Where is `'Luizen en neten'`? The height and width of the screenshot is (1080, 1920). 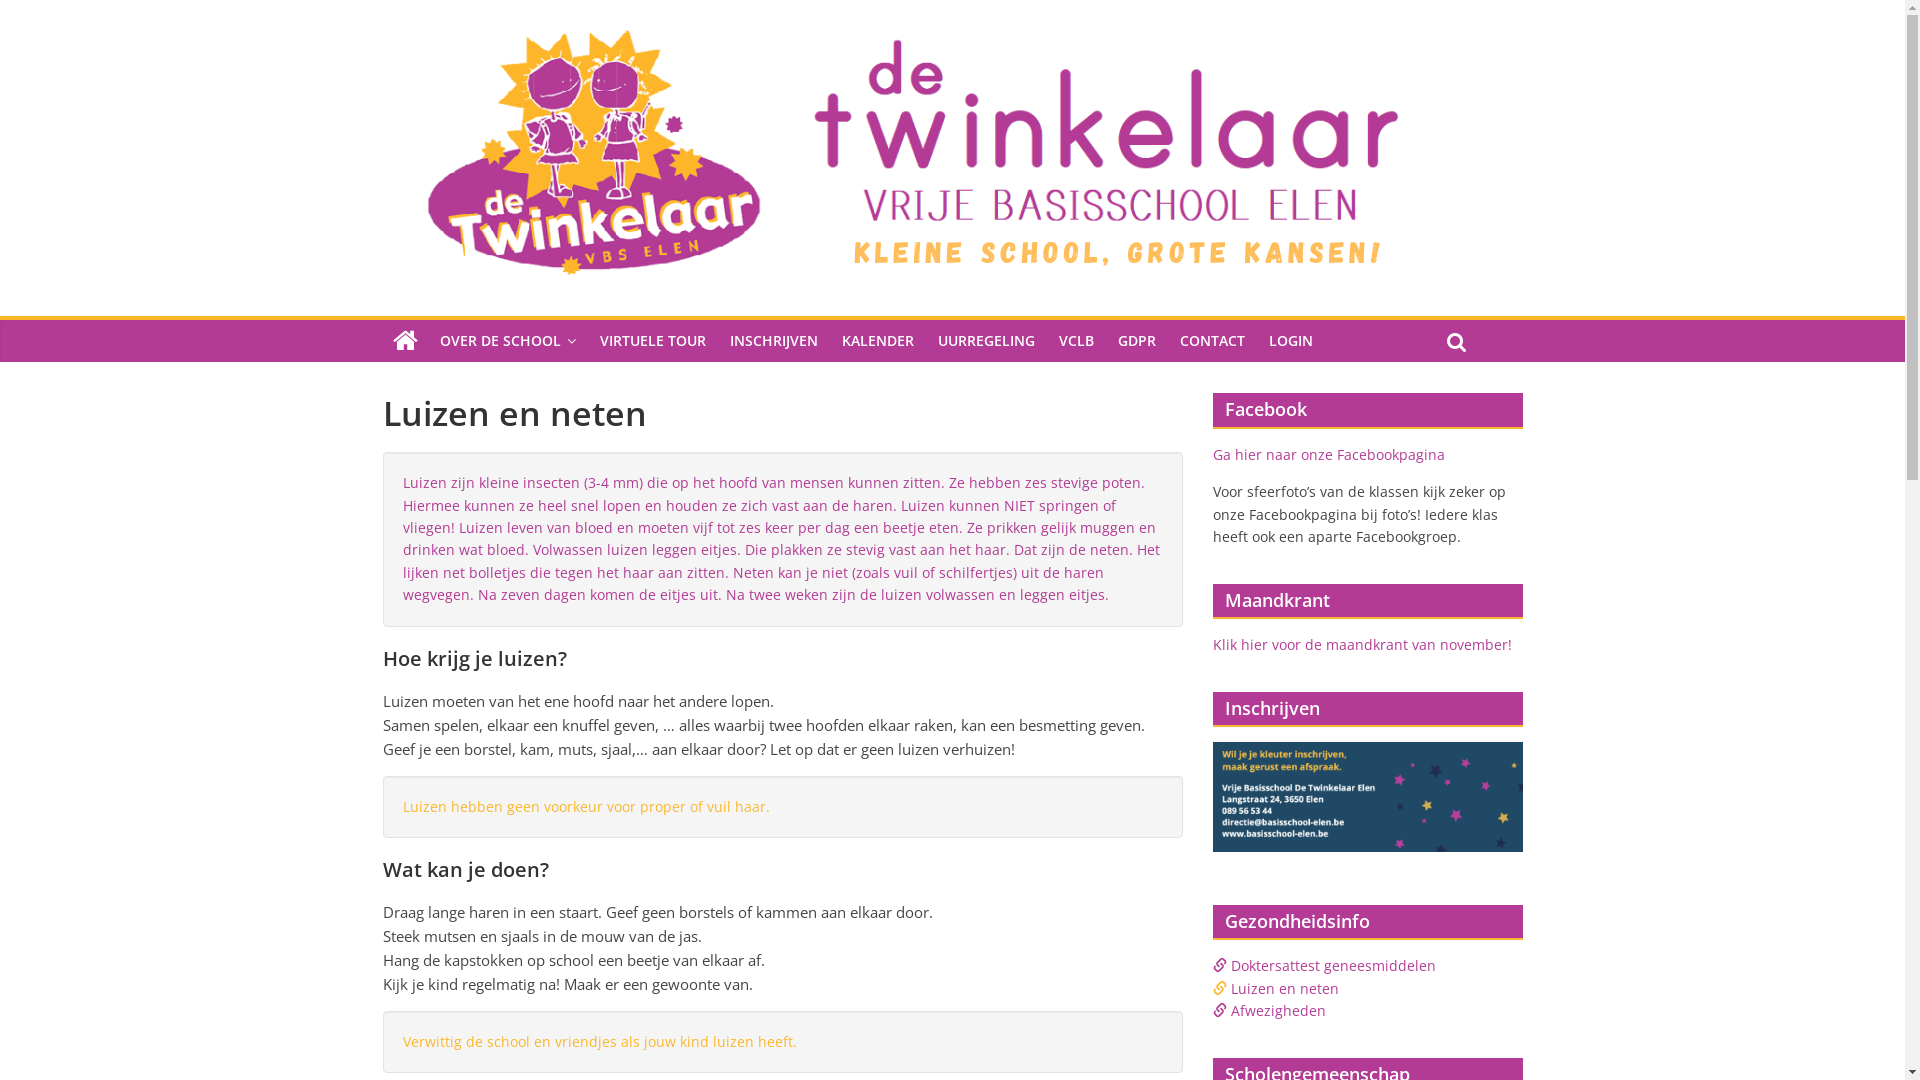
'Luizen en neten' is located at coordinates (1283, 987).